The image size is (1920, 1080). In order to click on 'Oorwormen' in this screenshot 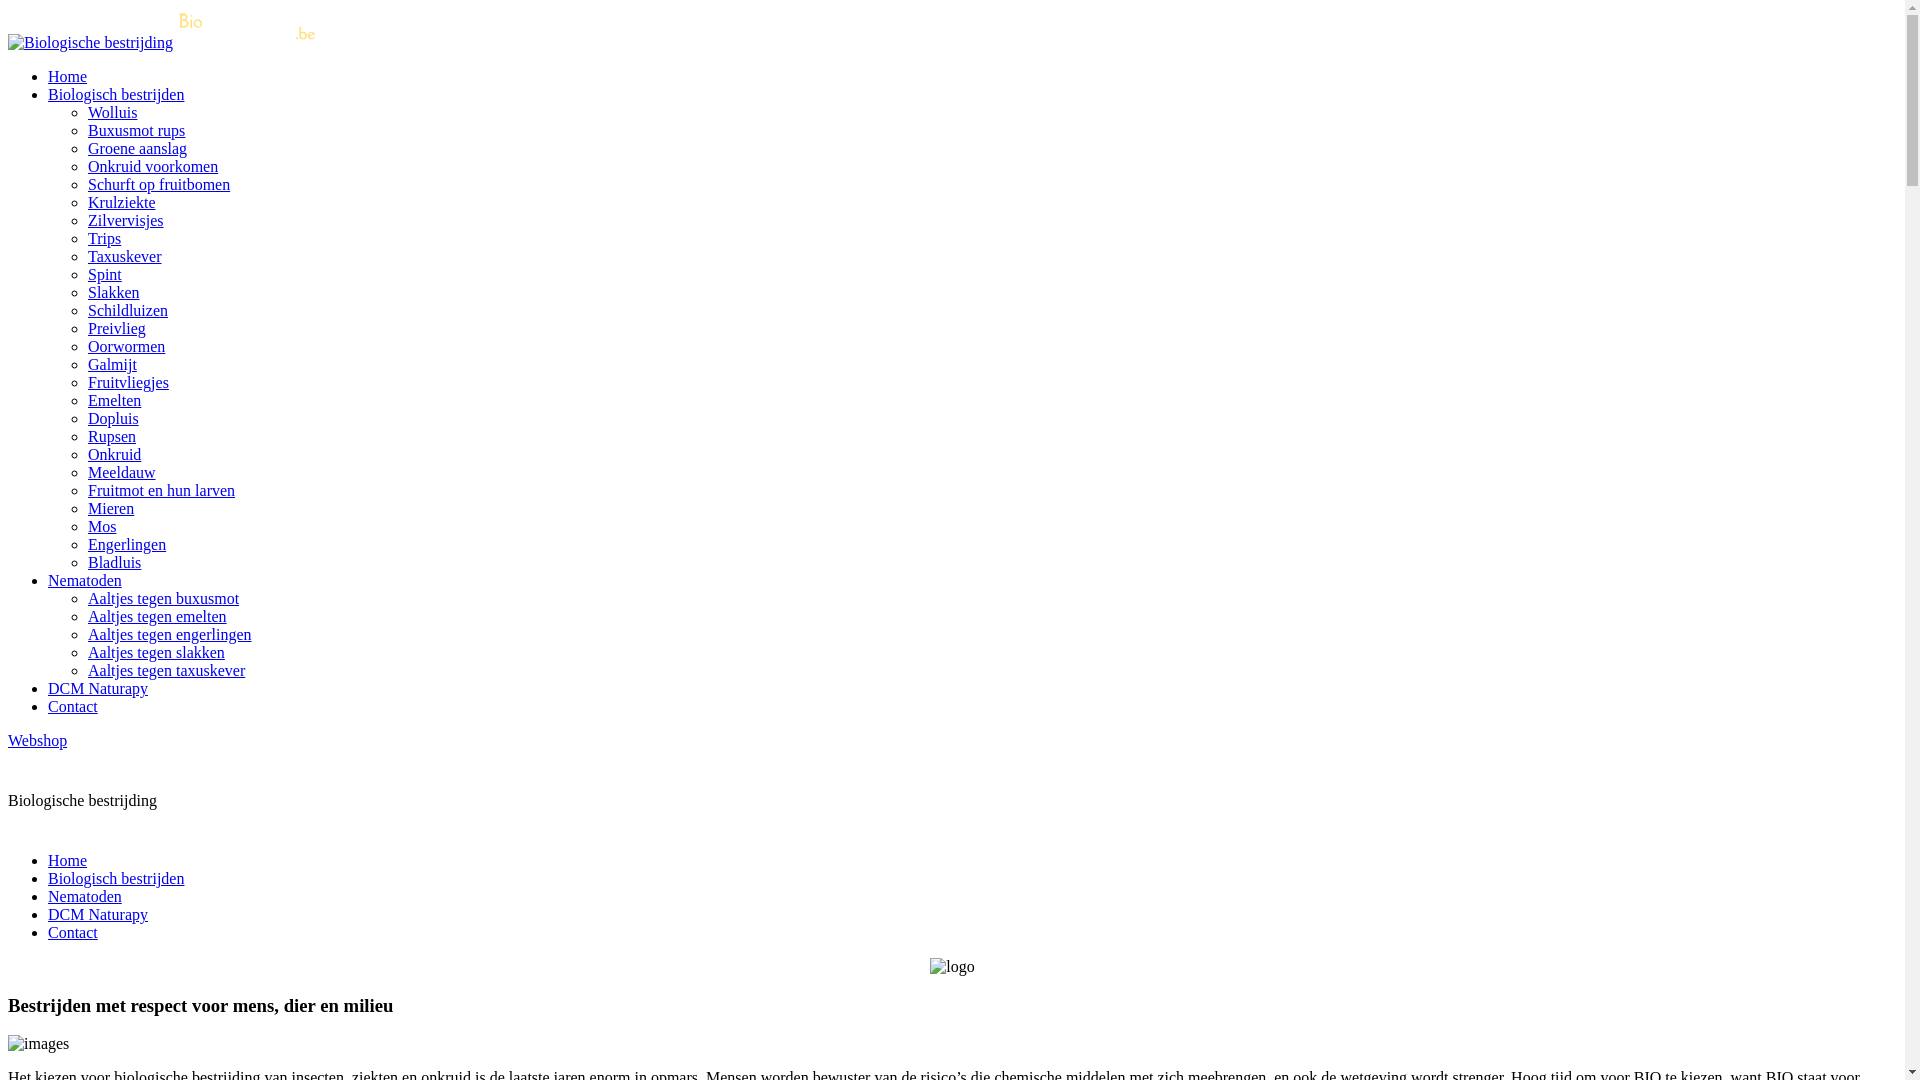, I will do `click(86, 345)`.